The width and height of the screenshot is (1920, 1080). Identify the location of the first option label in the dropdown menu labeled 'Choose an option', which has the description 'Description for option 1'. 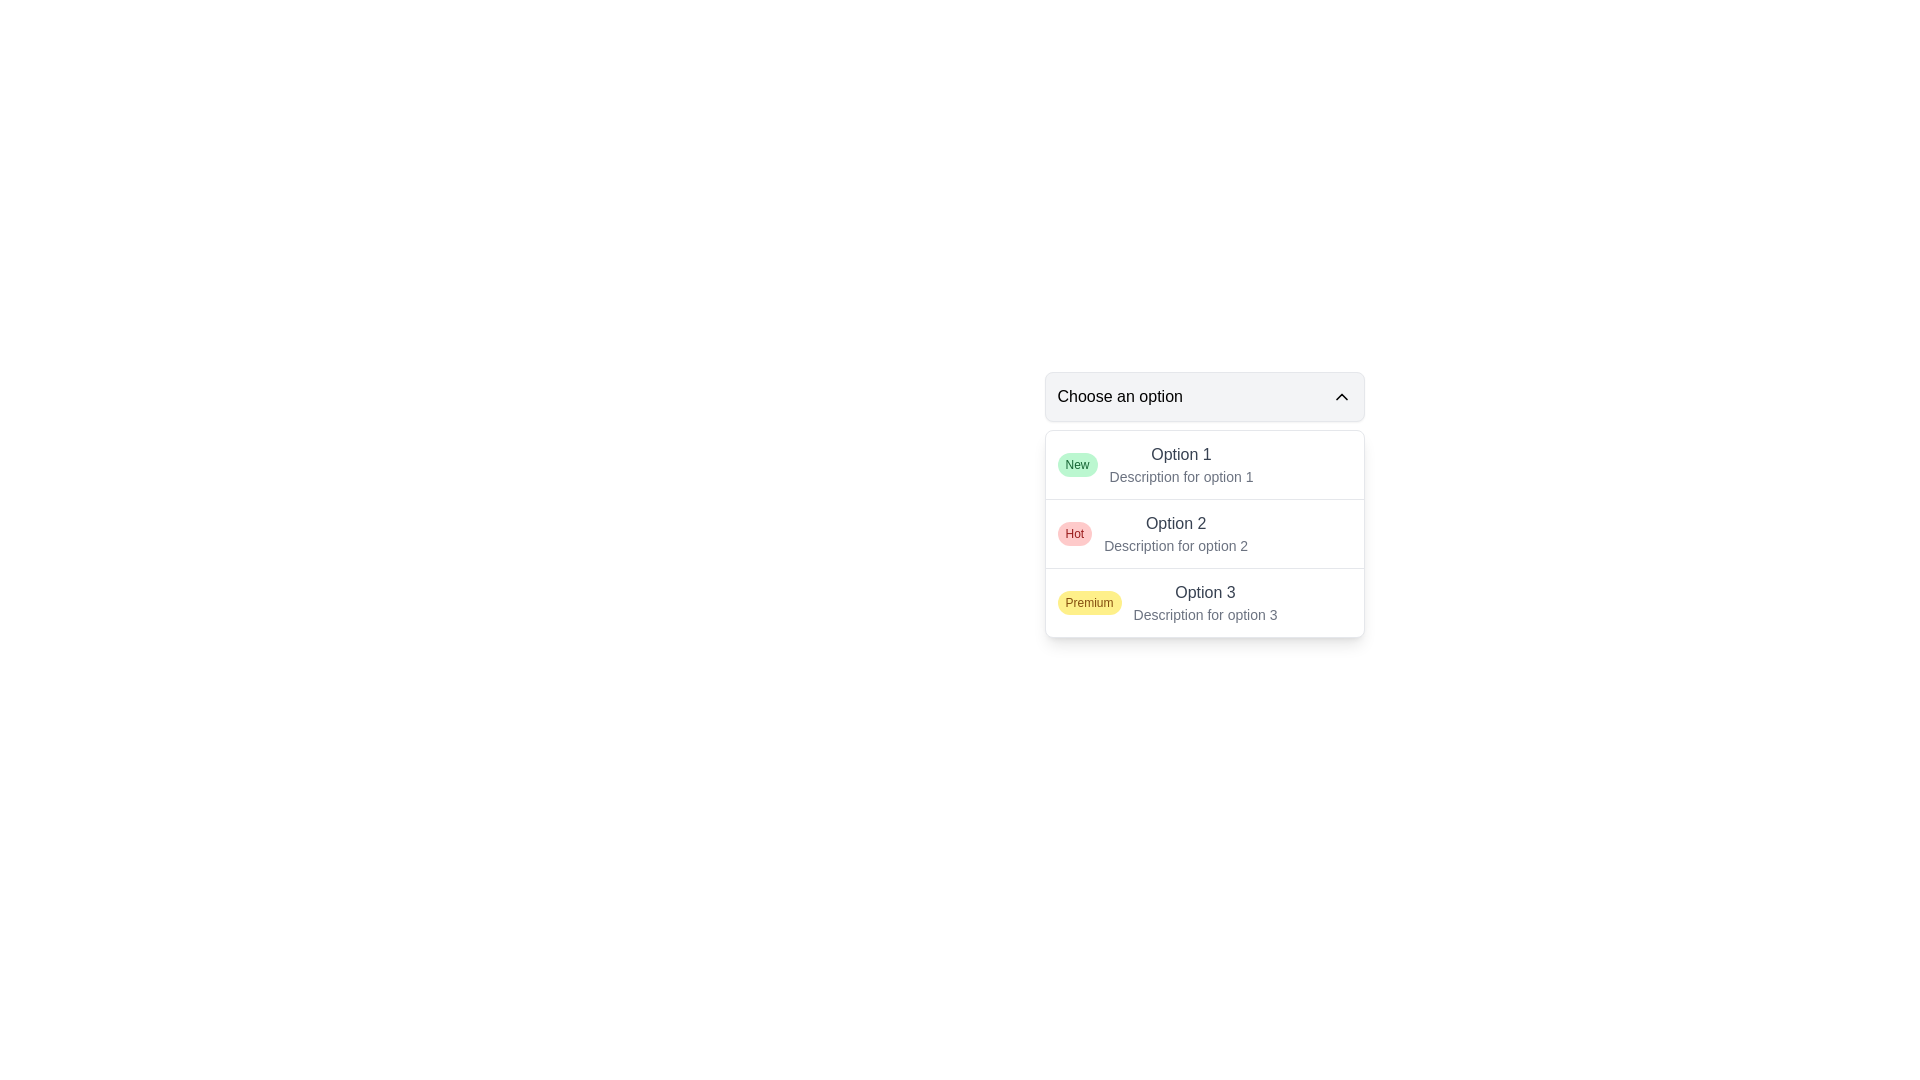
(1181, 455).